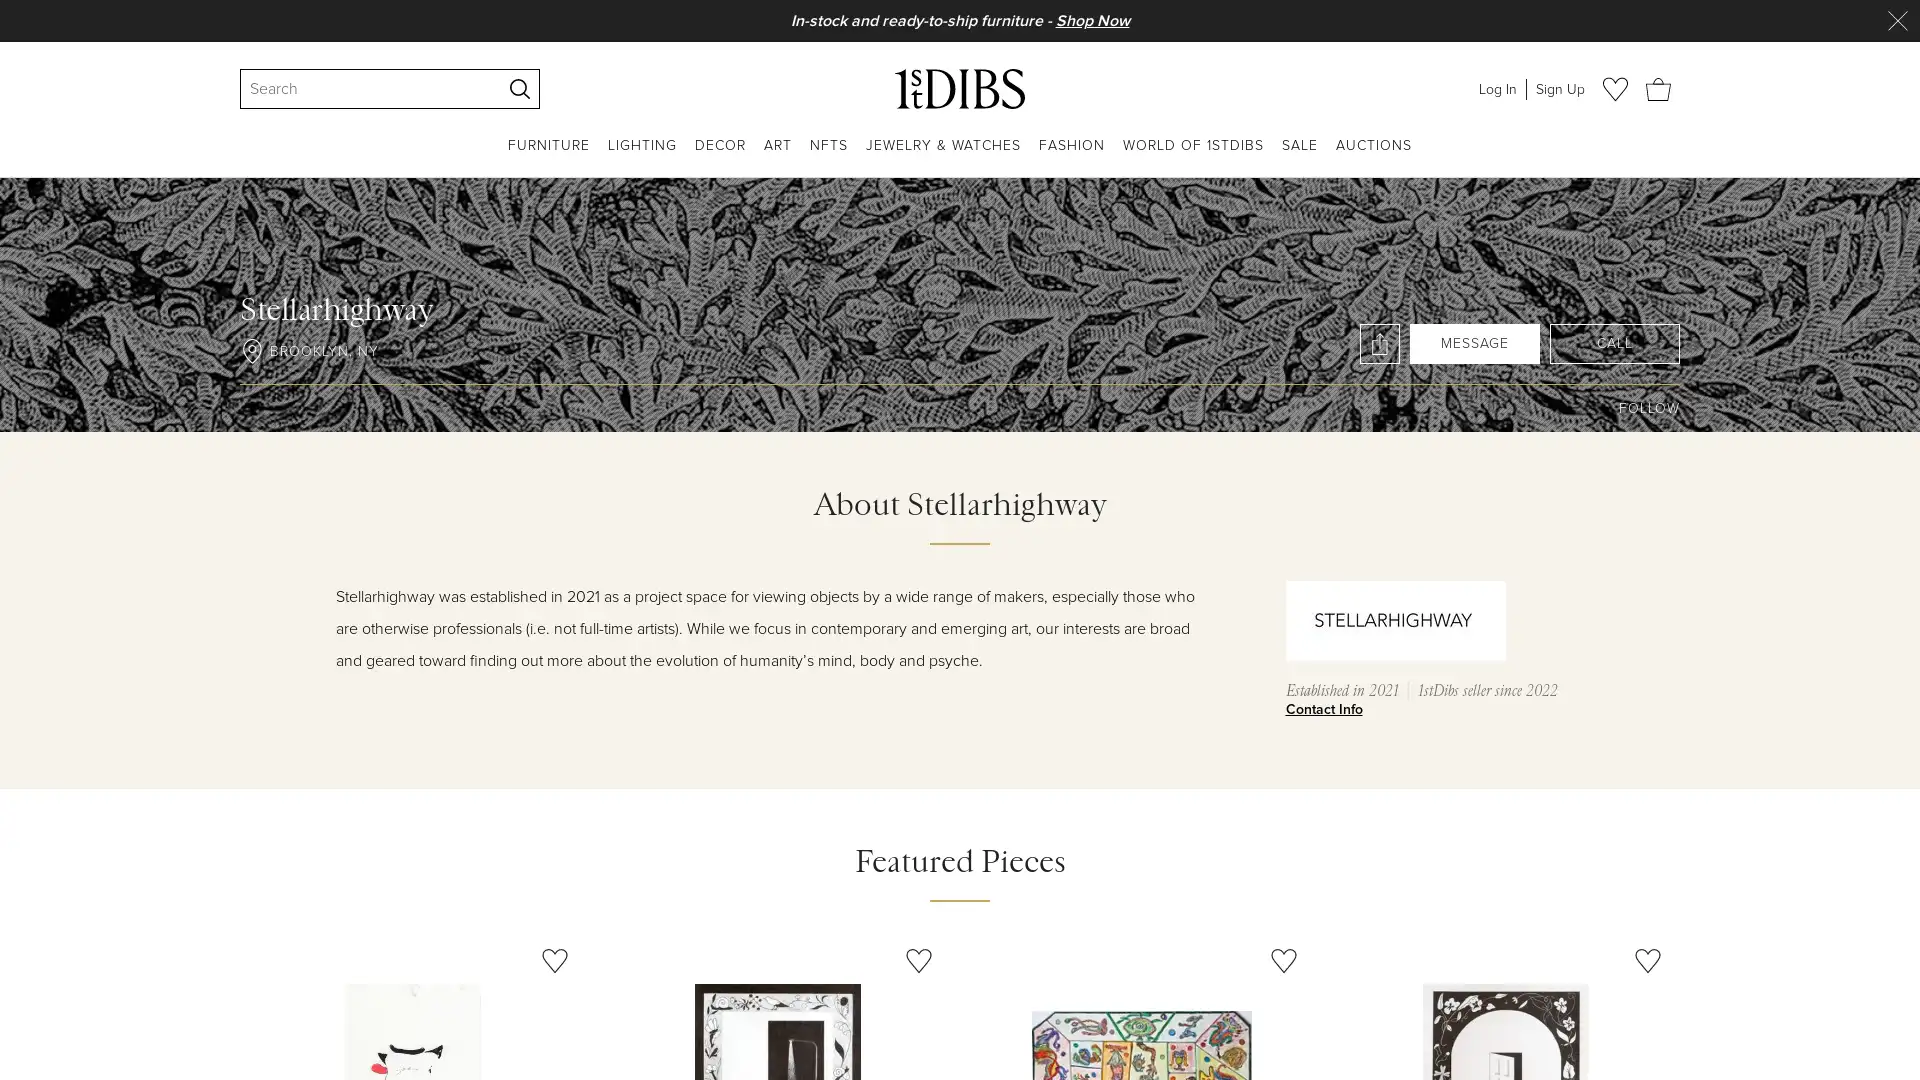 Image resolution: width=1920 pixels, height=1080 pixels. Describe the element at coordinates (1559, 87) in the screenshot. I see `Sign Up` at that location.